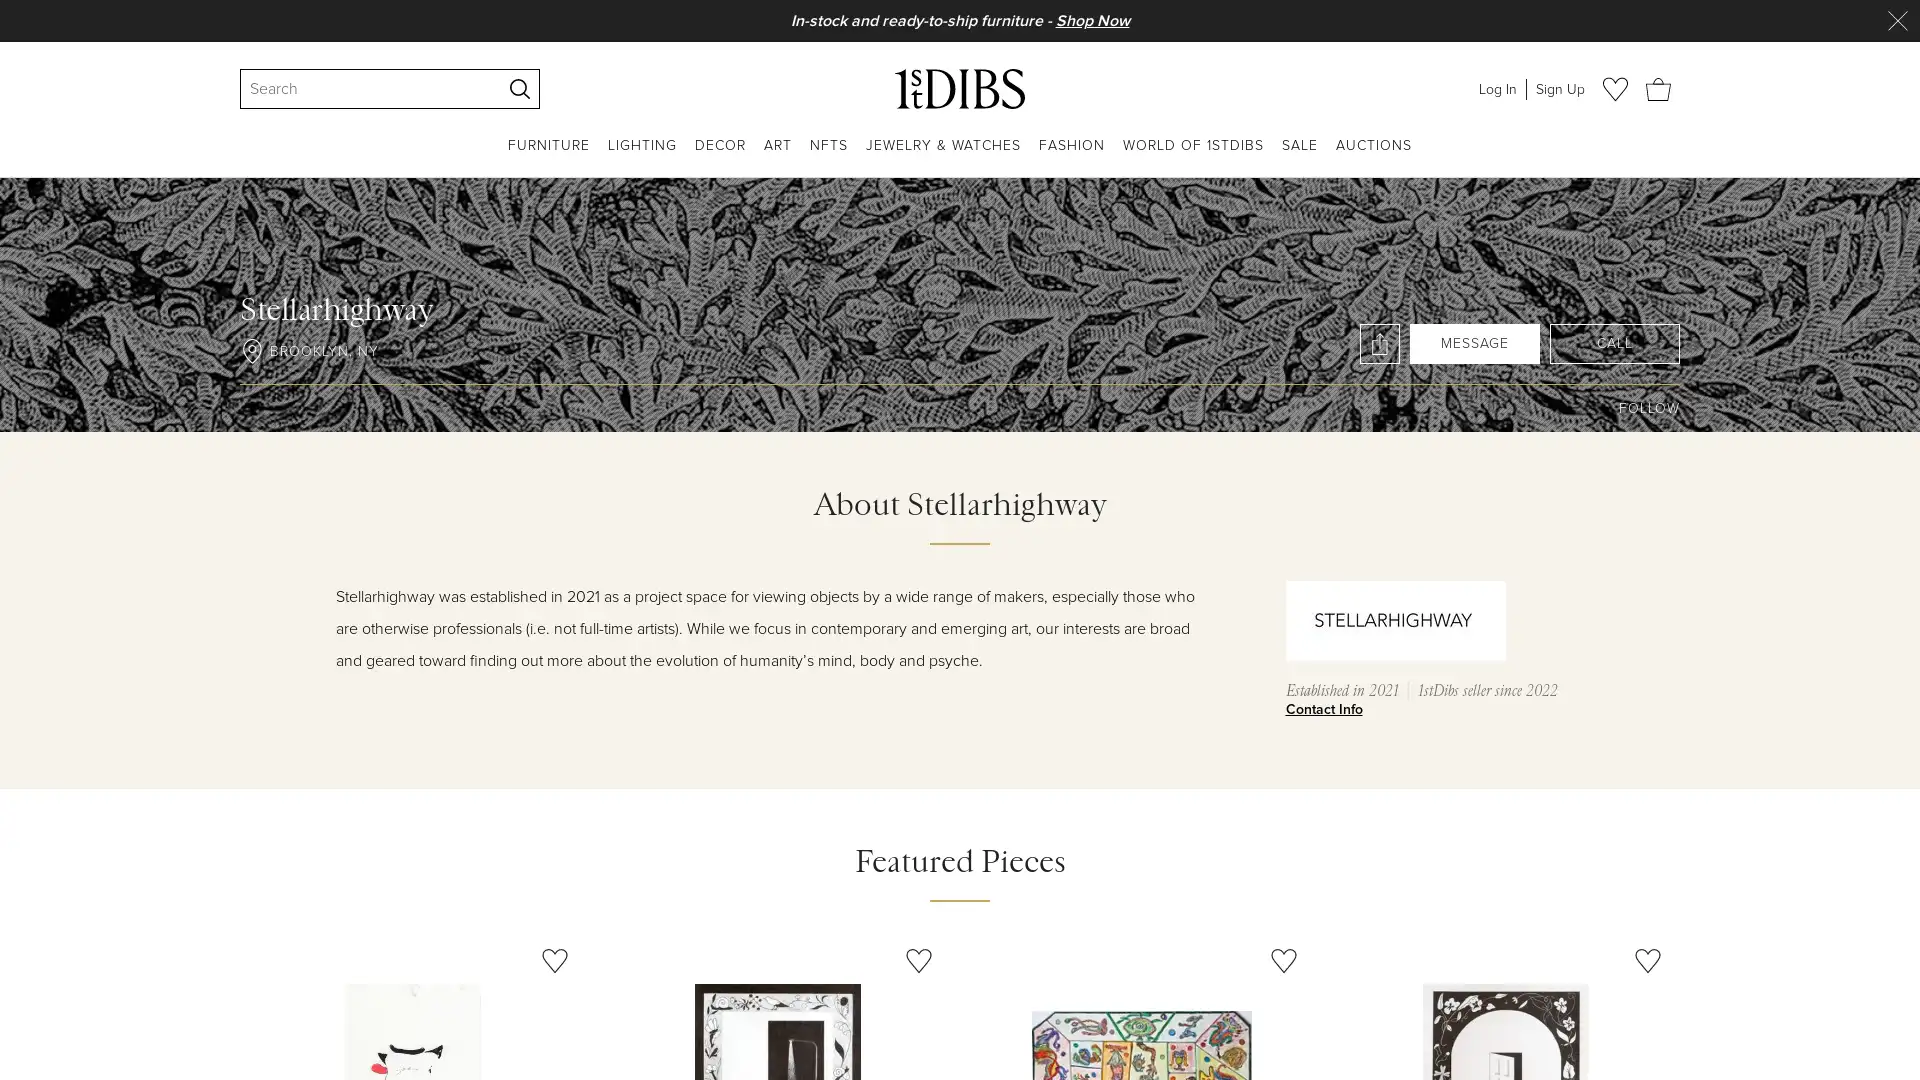 Image resolution: width=1920 pixels, height=1080 pixels. Describe the element at coordinates (1559, 87) in the screenshot. I see `Sign Up` at that location.